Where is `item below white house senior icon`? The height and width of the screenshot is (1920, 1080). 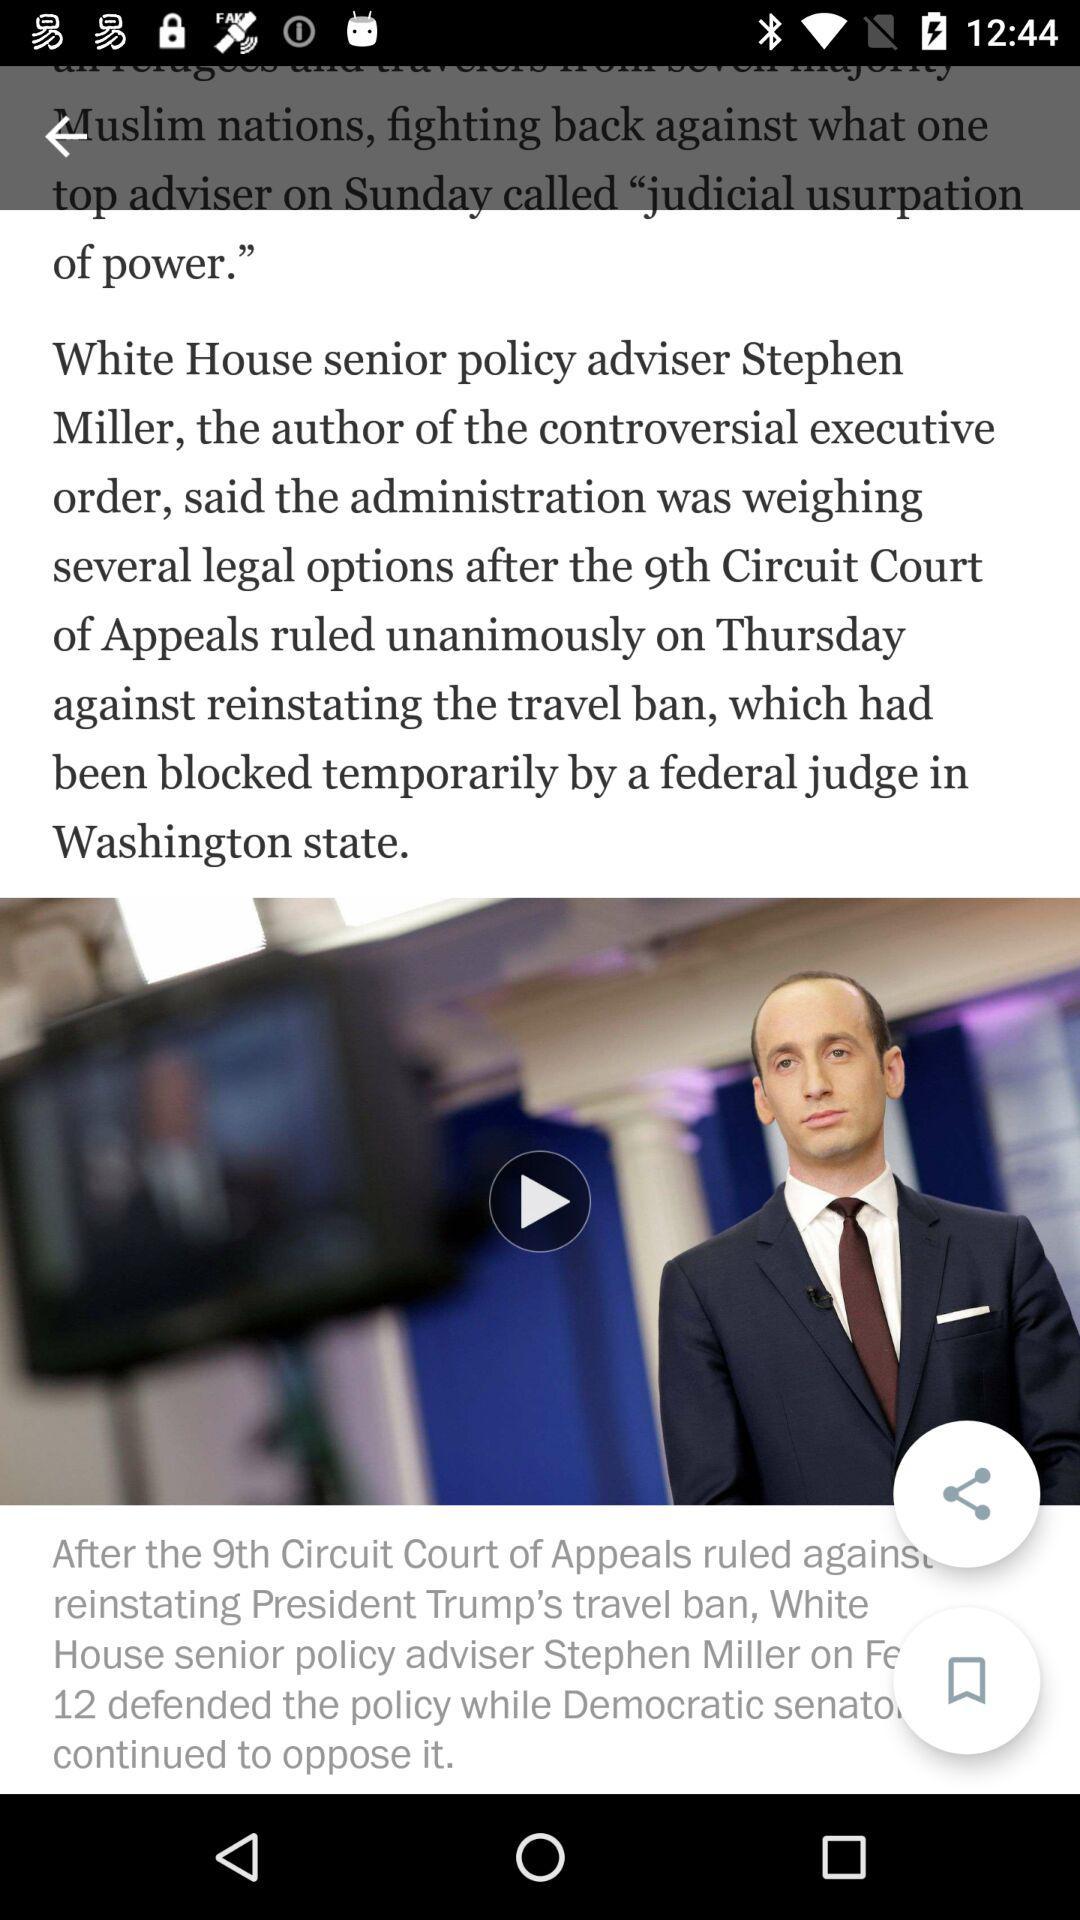 item below white house senior icon is located at coordinates (965, 1493).